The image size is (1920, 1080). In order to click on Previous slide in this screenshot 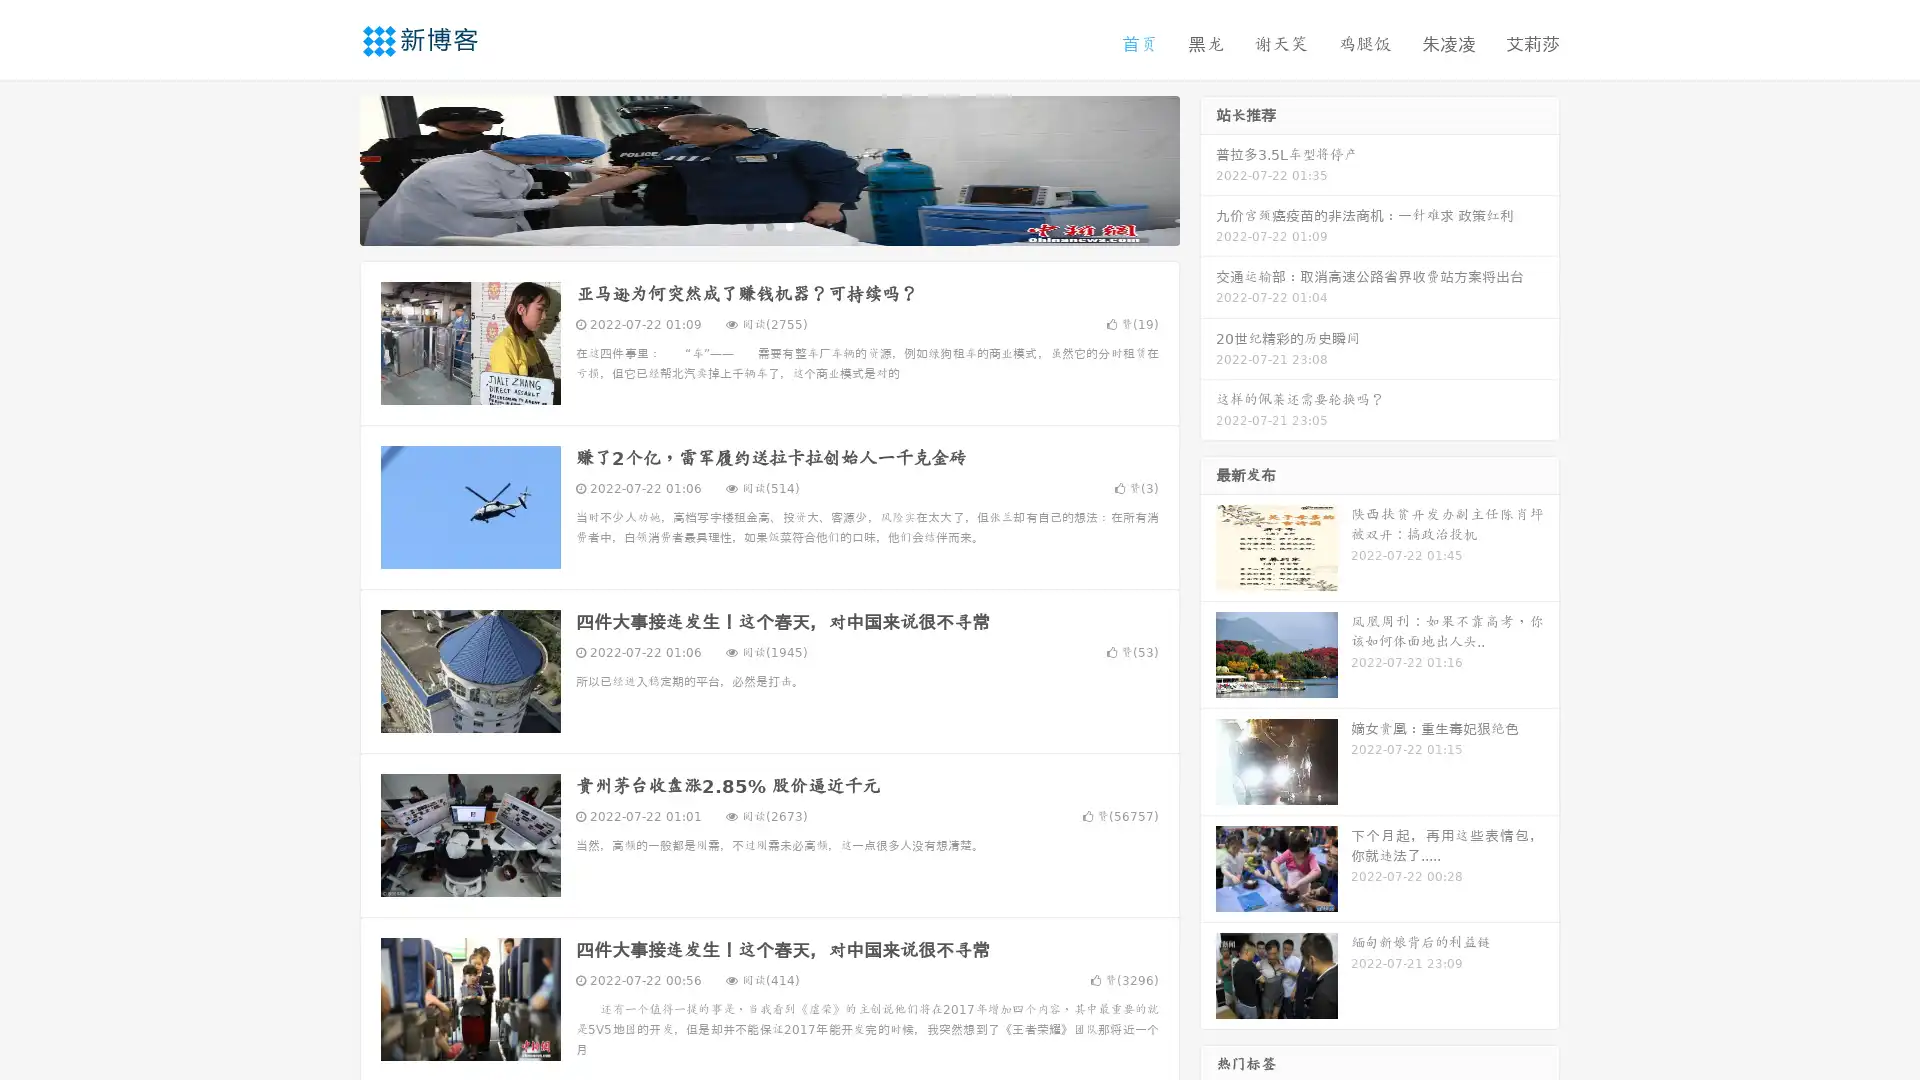, I will do `click(330, 168)`.